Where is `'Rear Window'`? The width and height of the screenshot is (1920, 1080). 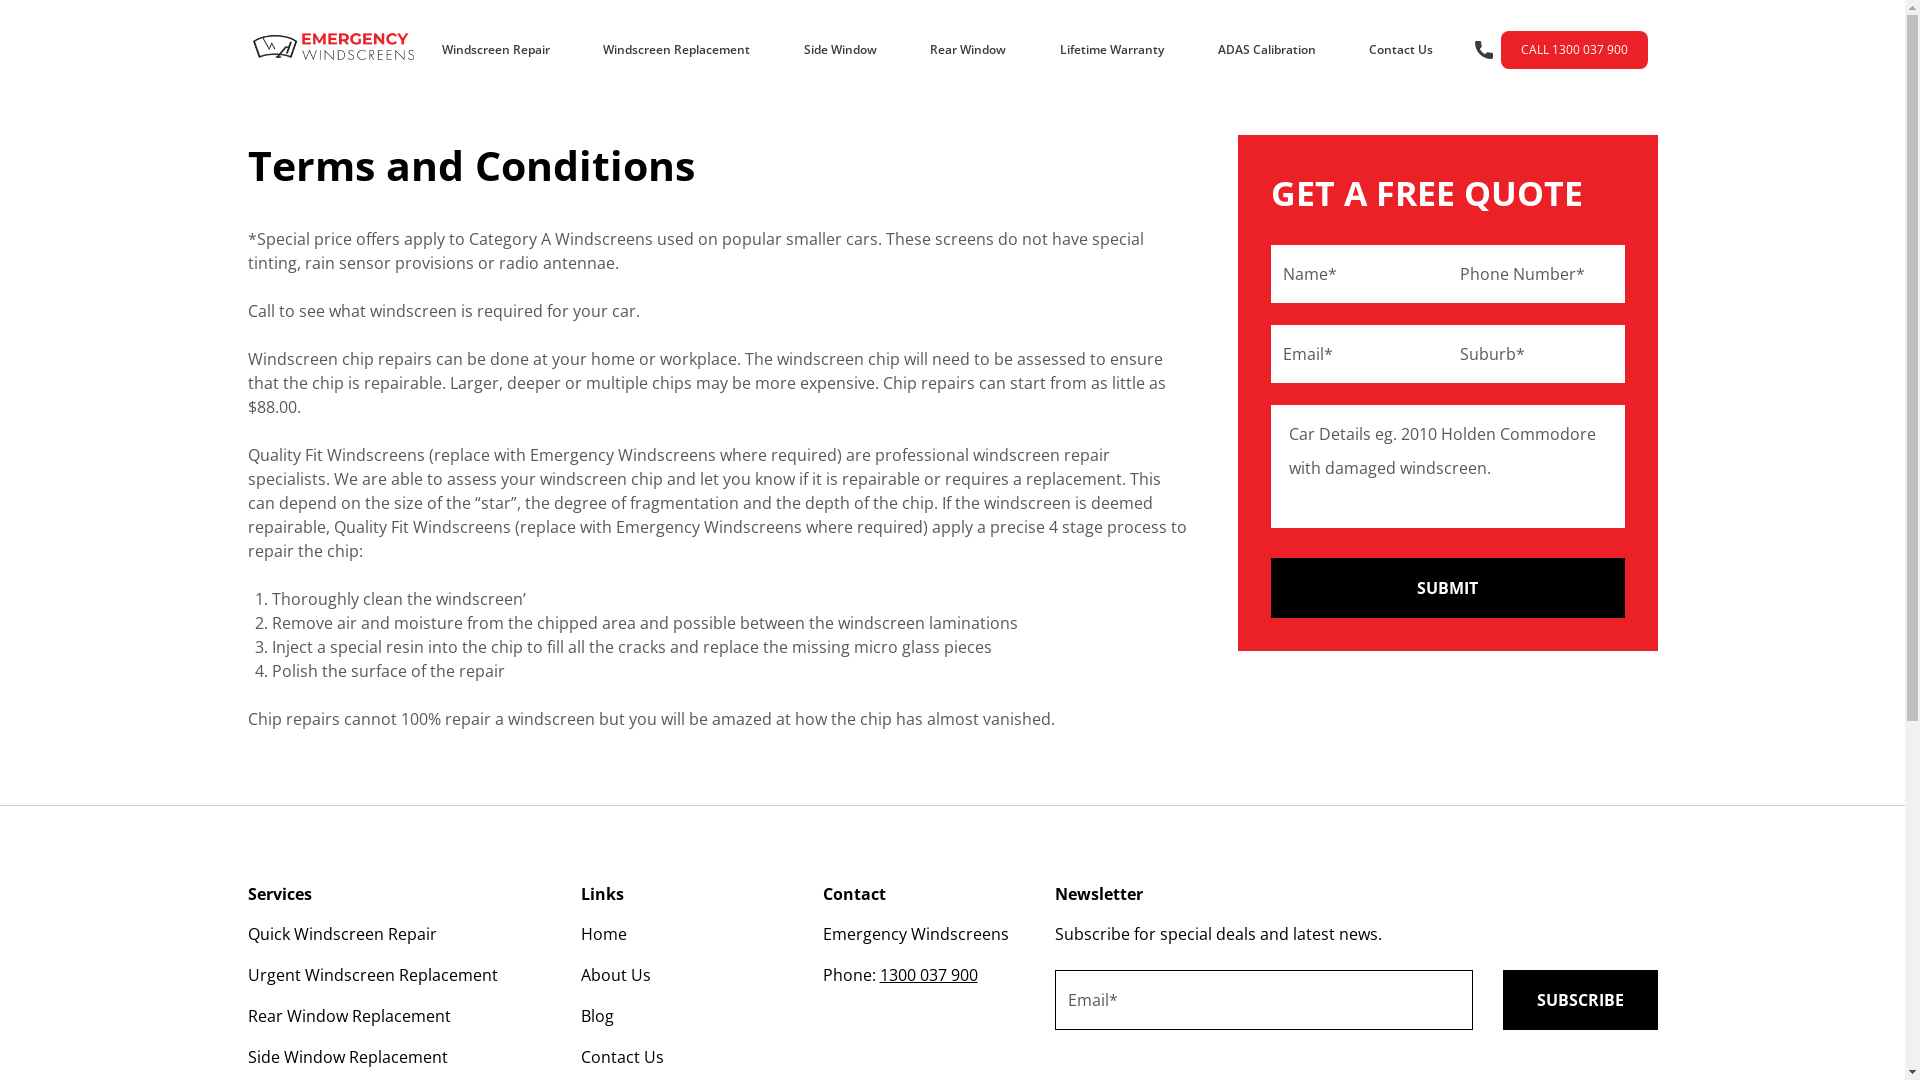 'Rear Window' is located at coordinates (911, 49).